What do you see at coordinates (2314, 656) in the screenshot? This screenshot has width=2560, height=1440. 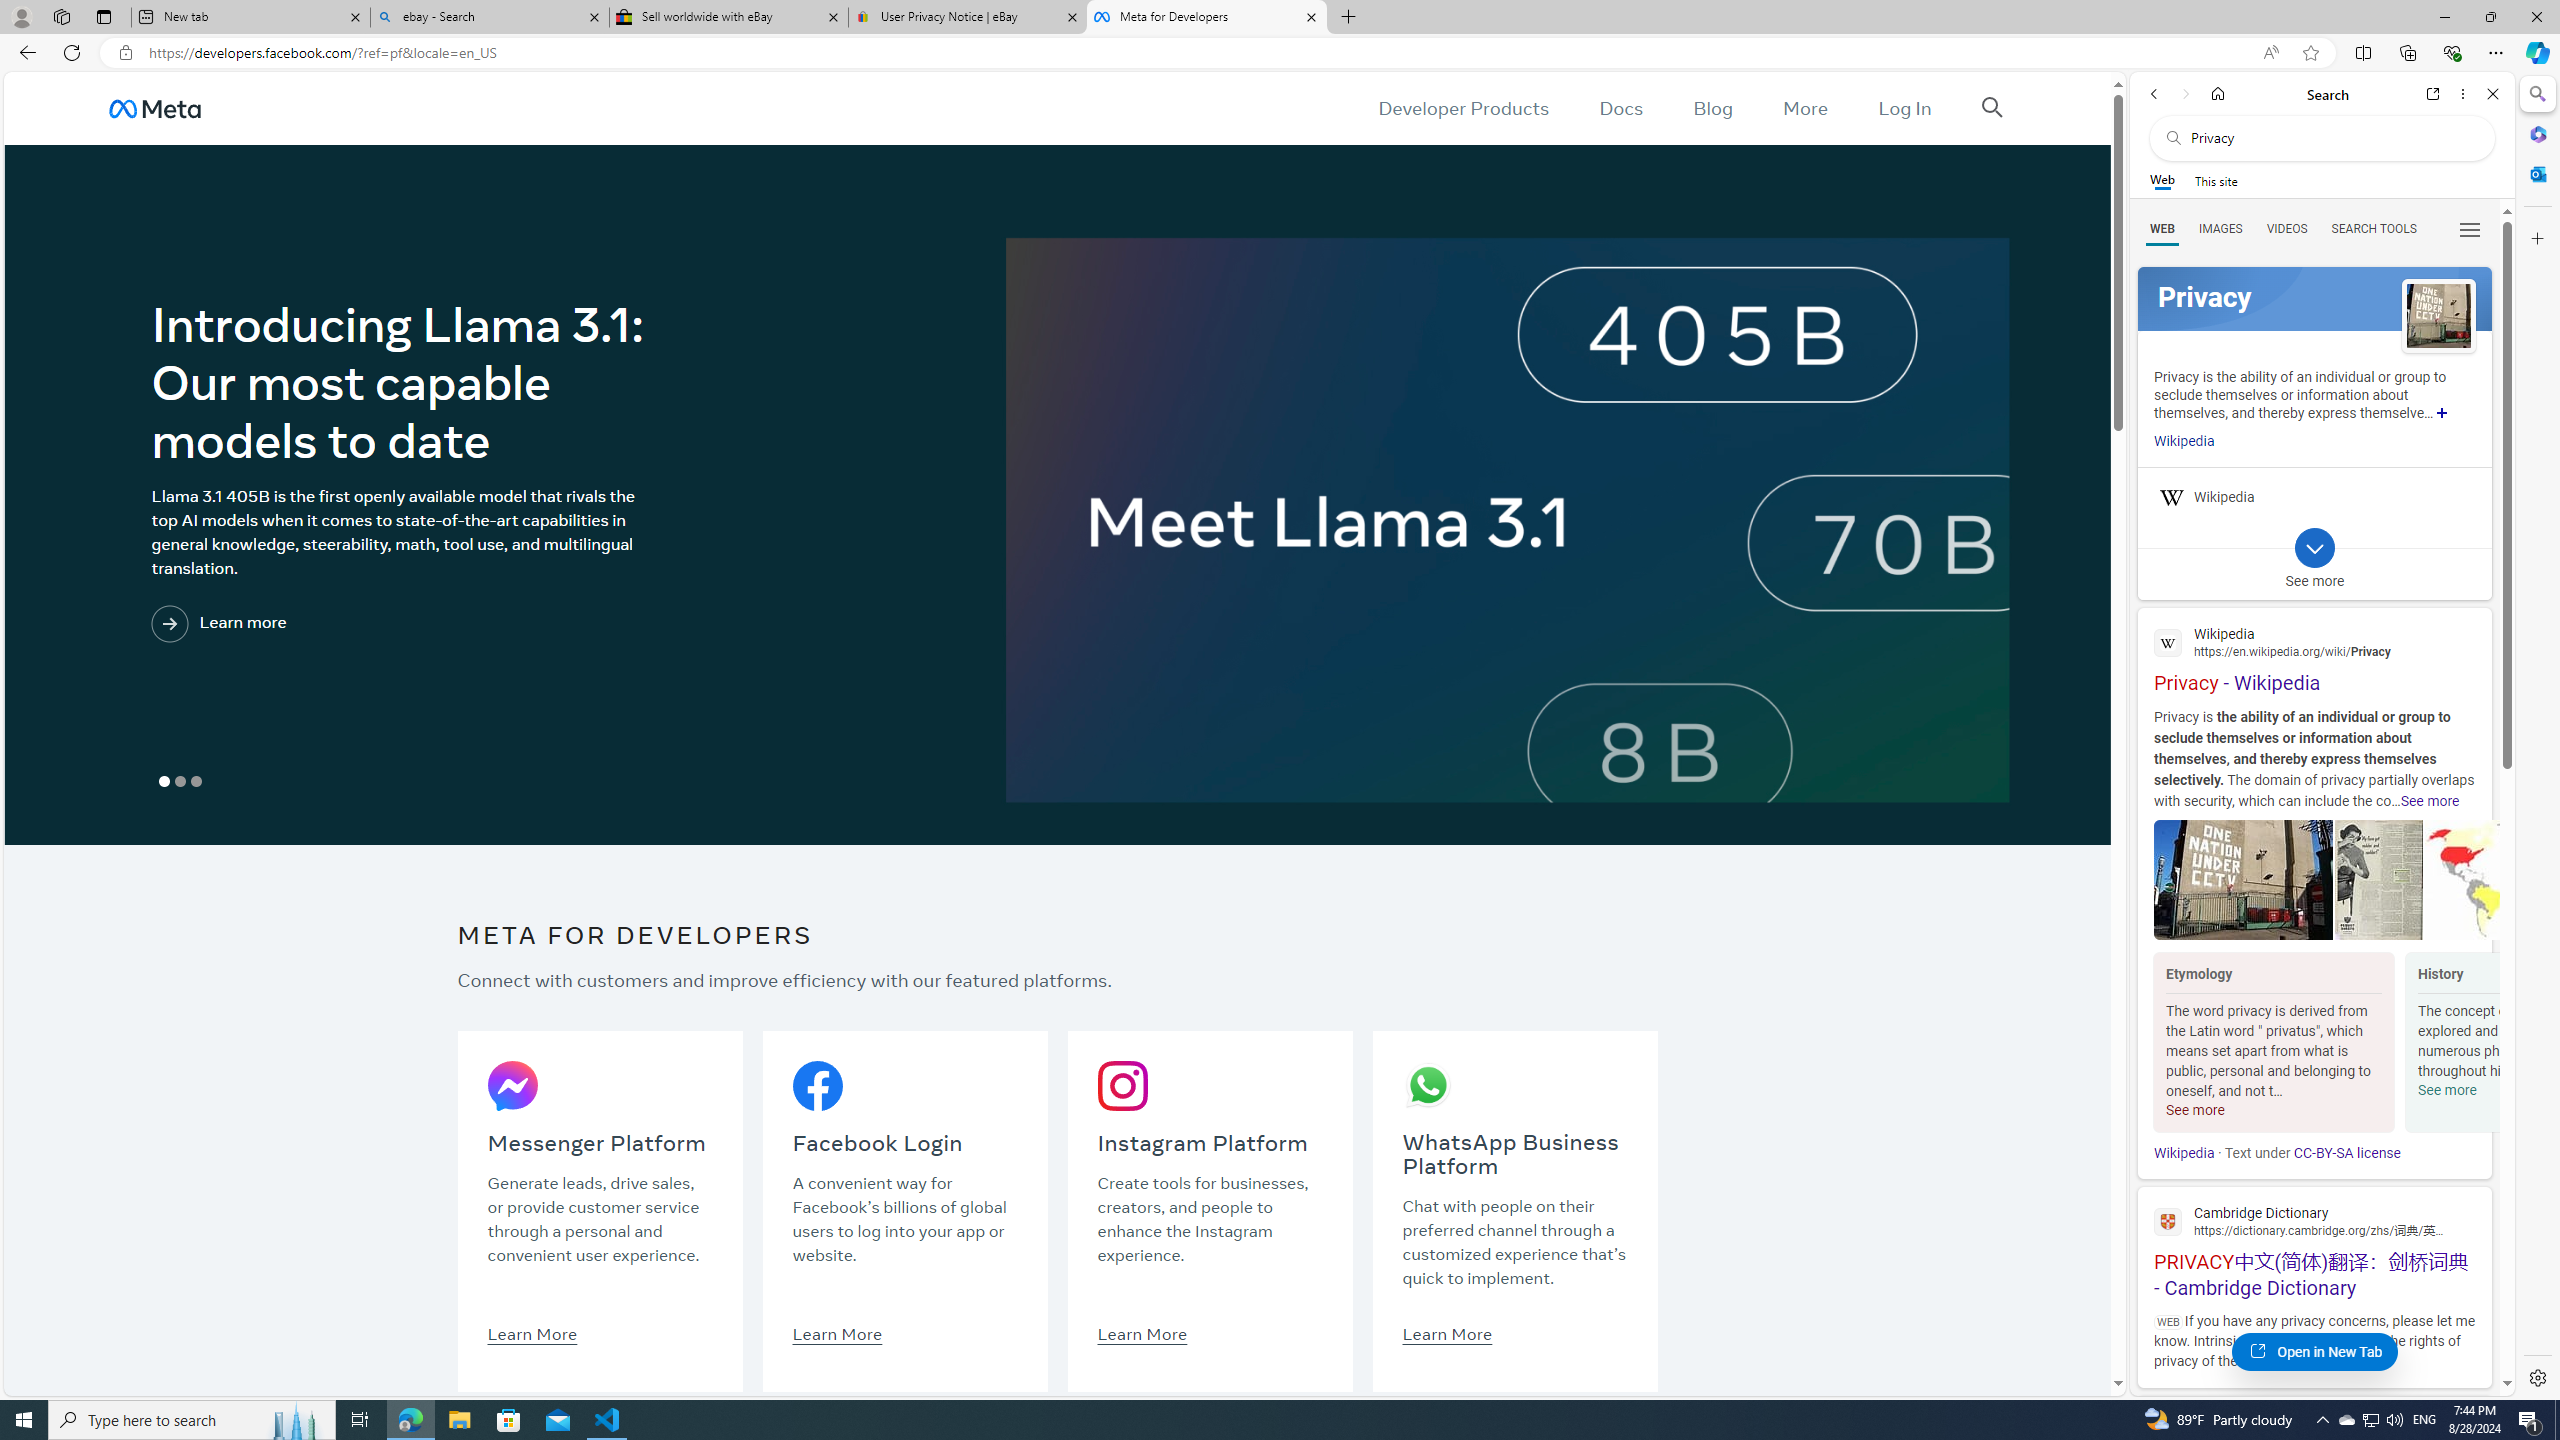 I see `'Privacy - Wikipedia'` at bounding box center [2314, 656].